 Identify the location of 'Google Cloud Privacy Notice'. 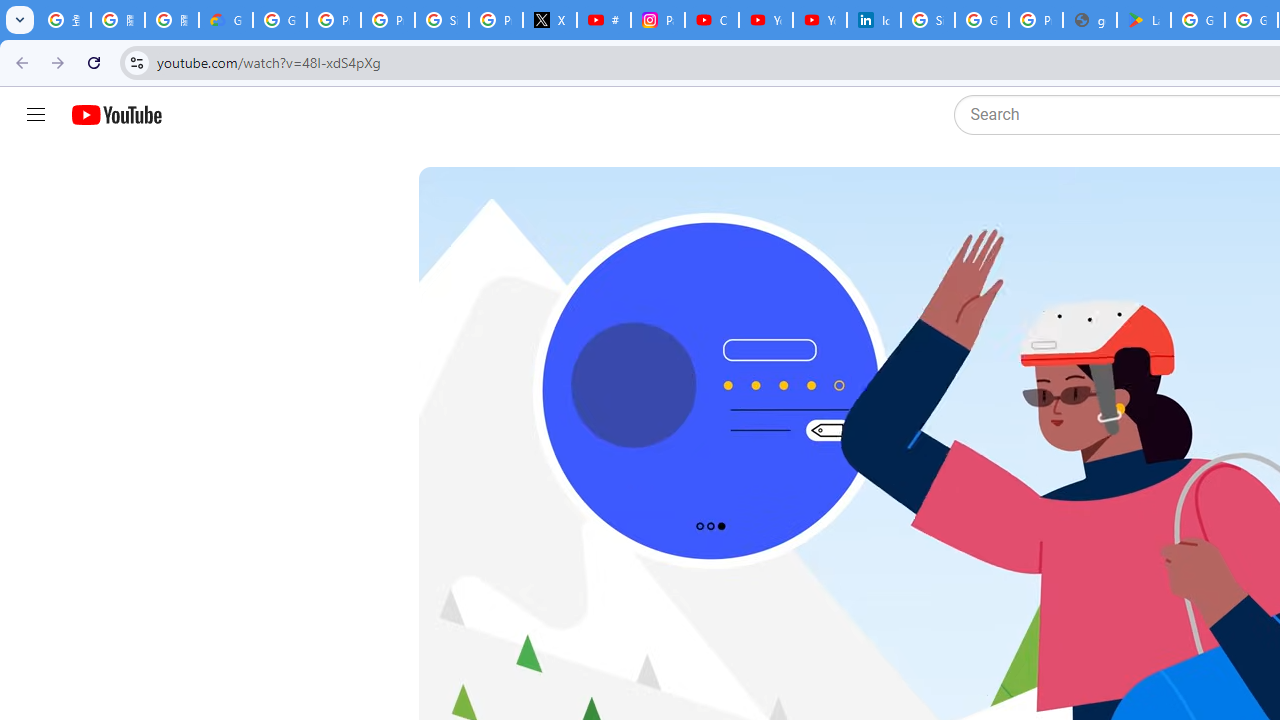
(225, 20).